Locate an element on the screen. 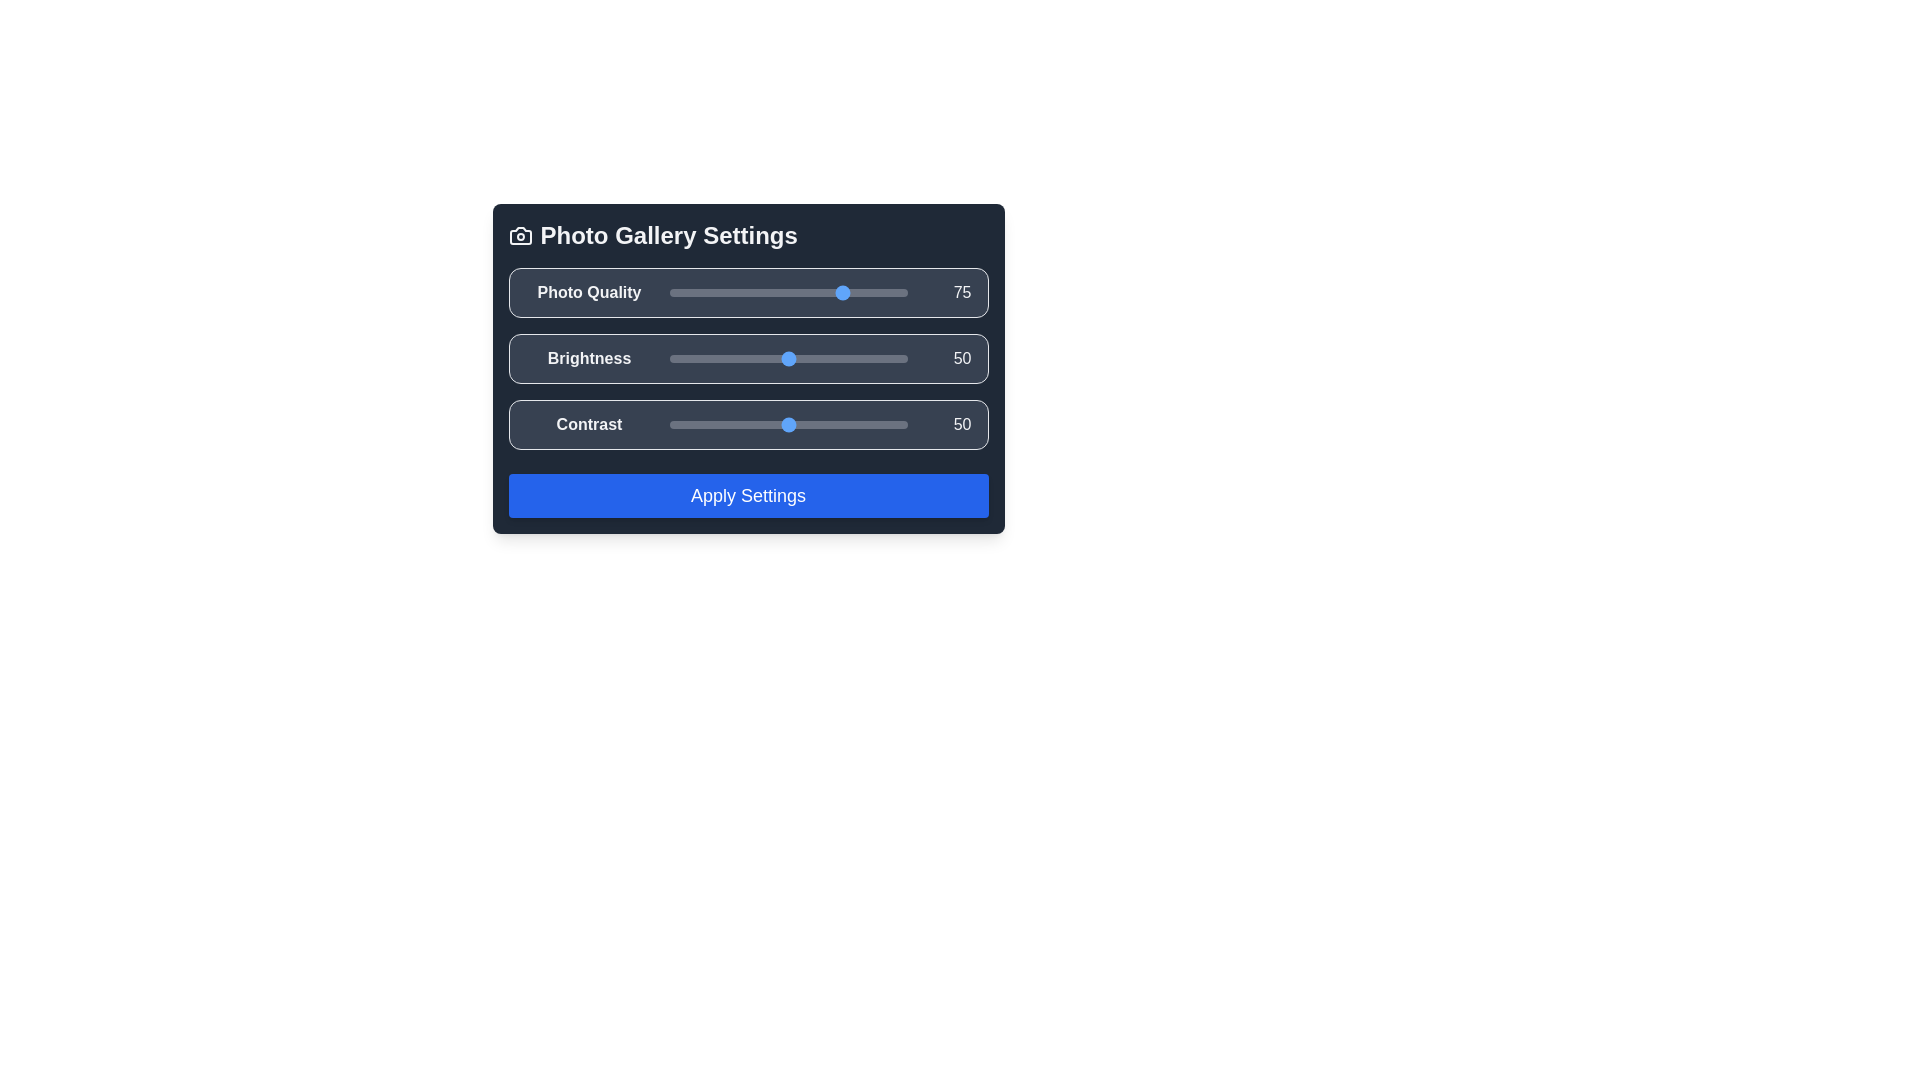 This screenshot has width=1920, height=1080. the contrast level is located at coordinates (855, 423).